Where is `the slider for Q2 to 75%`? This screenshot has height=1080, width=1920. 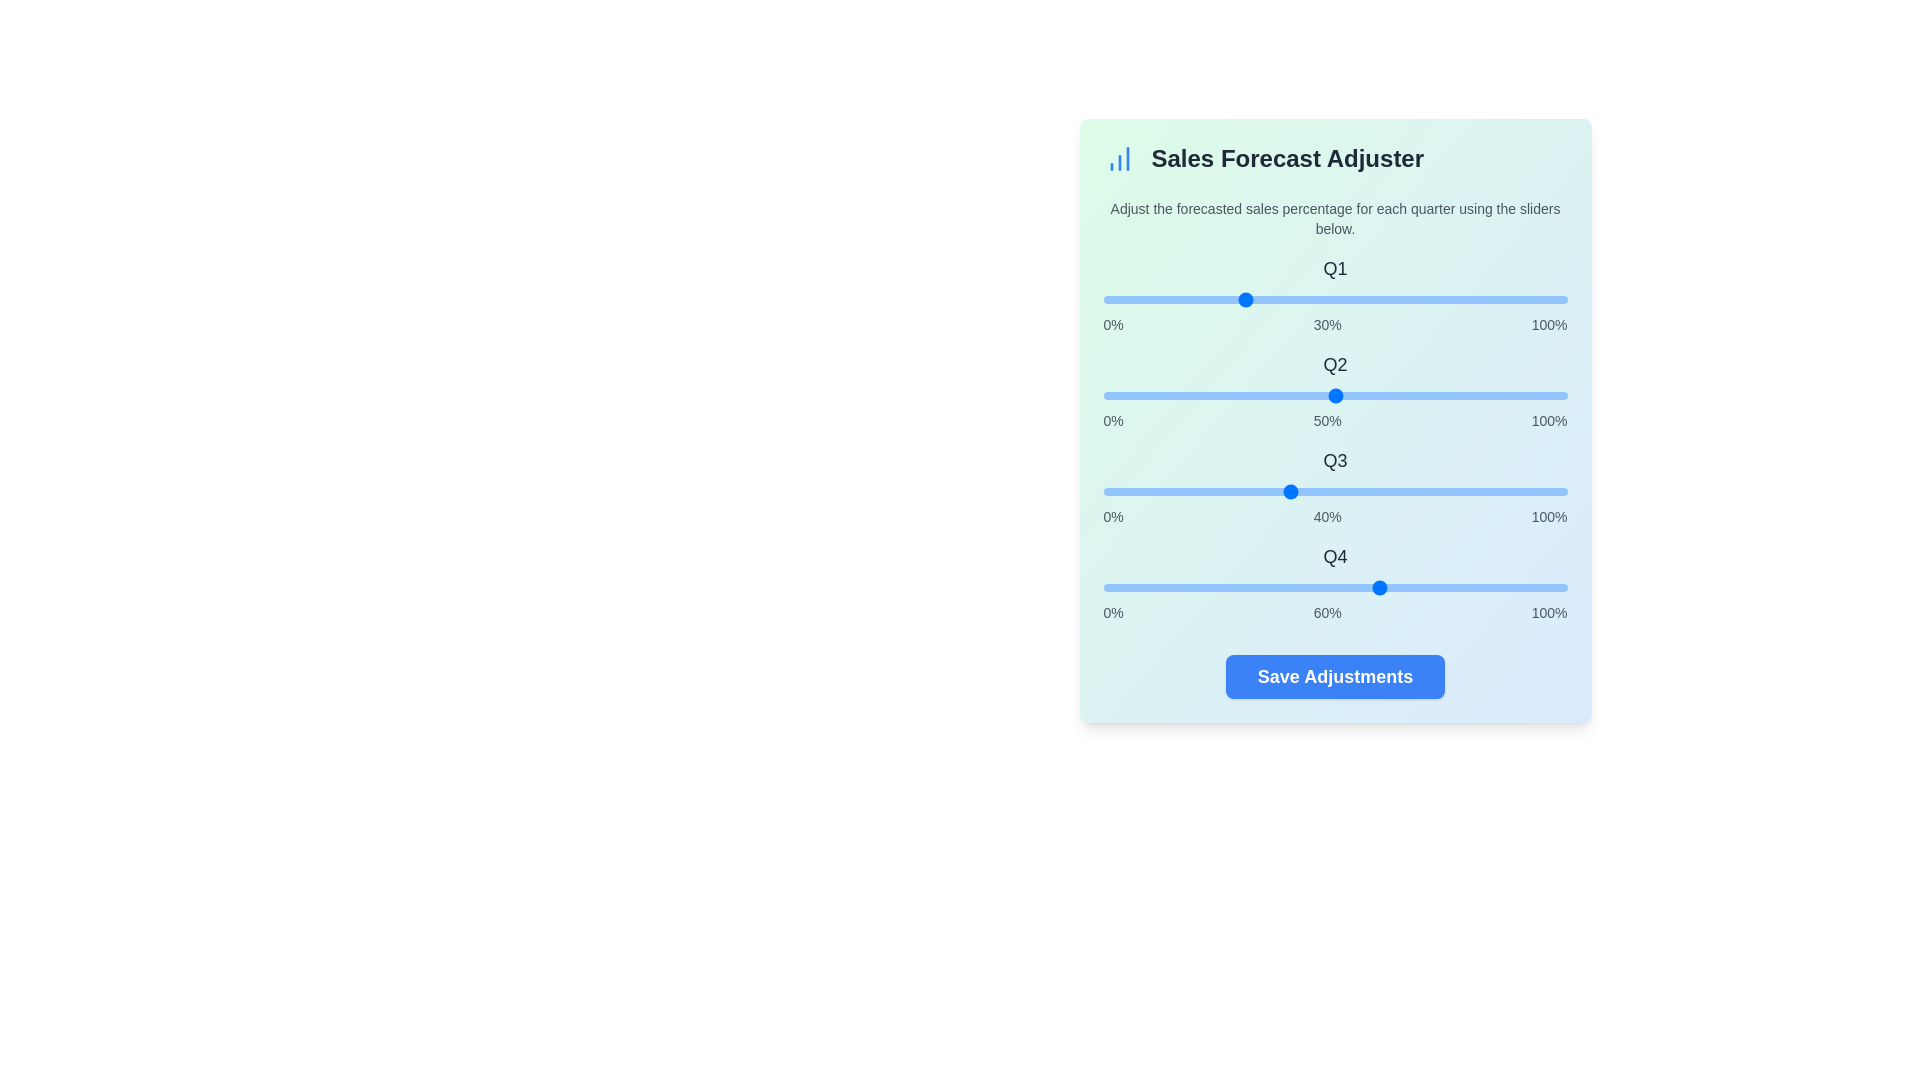
the slider for Q2 to 75% is located at coordinates (1451, 396).